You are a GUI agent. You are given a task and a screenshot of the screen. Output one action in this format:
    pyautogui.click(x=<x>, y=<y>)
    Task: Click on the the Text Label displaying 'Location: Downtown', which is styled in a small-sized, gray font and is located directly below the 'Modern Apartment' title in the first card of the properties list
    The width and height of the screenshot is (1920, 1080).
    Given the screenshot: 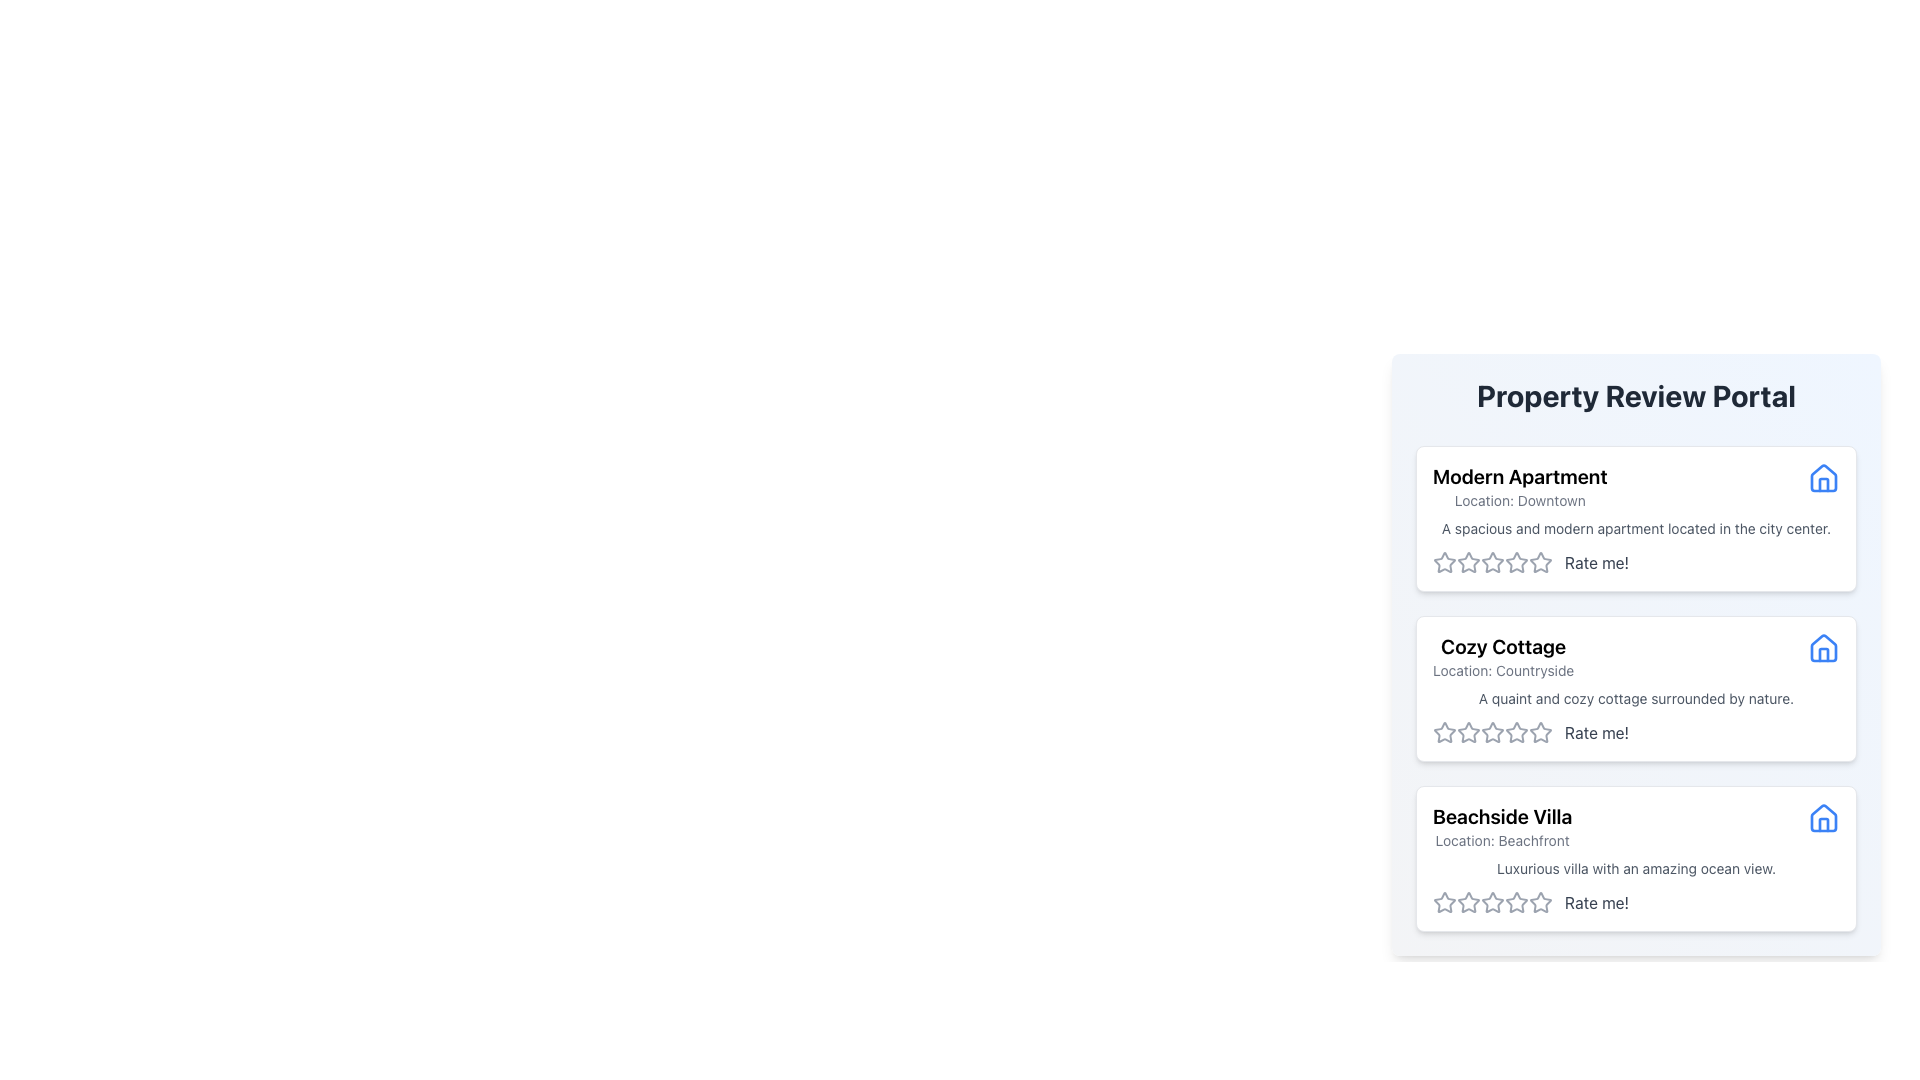 What is the action you would take?
    pyautogui.click(x=1520, y=500)
    